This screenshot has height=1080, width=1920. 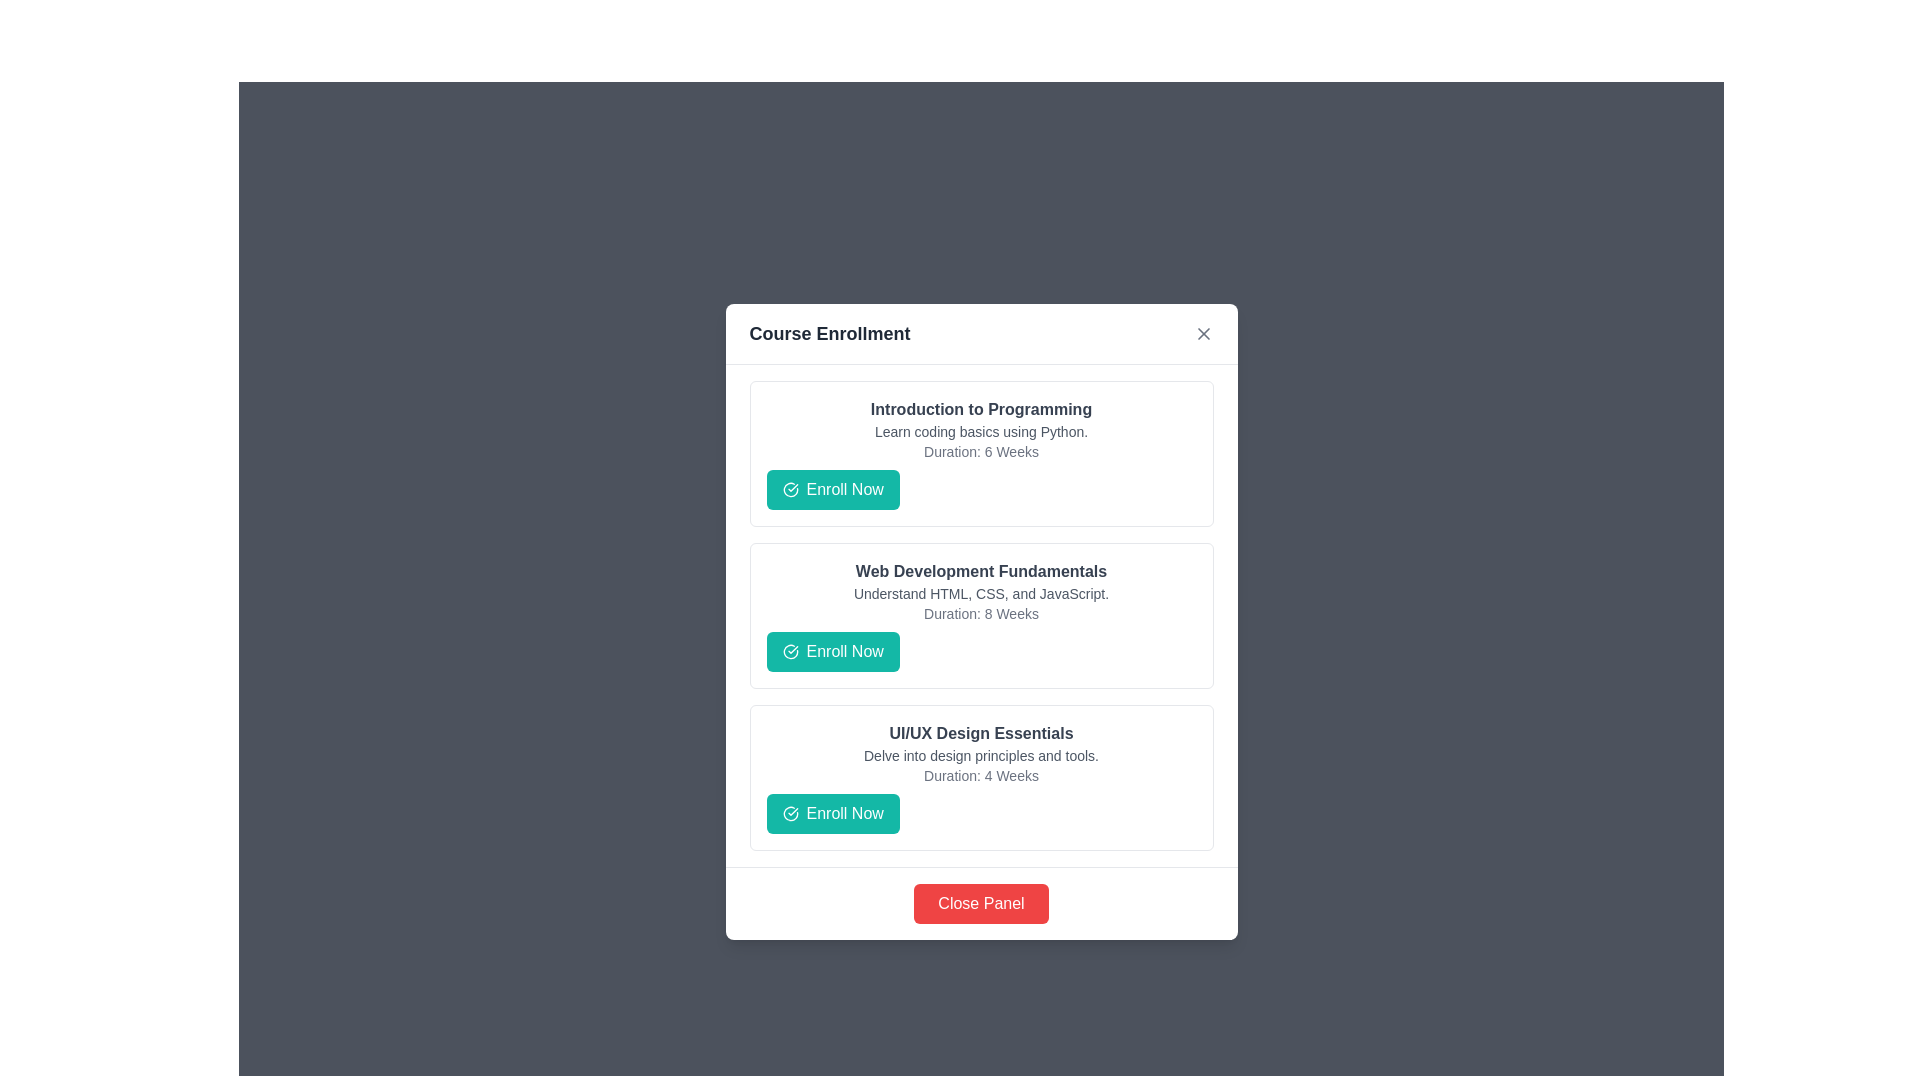 I want to click on the second course informational card in the modal dialog, so click(x=981, y=615).